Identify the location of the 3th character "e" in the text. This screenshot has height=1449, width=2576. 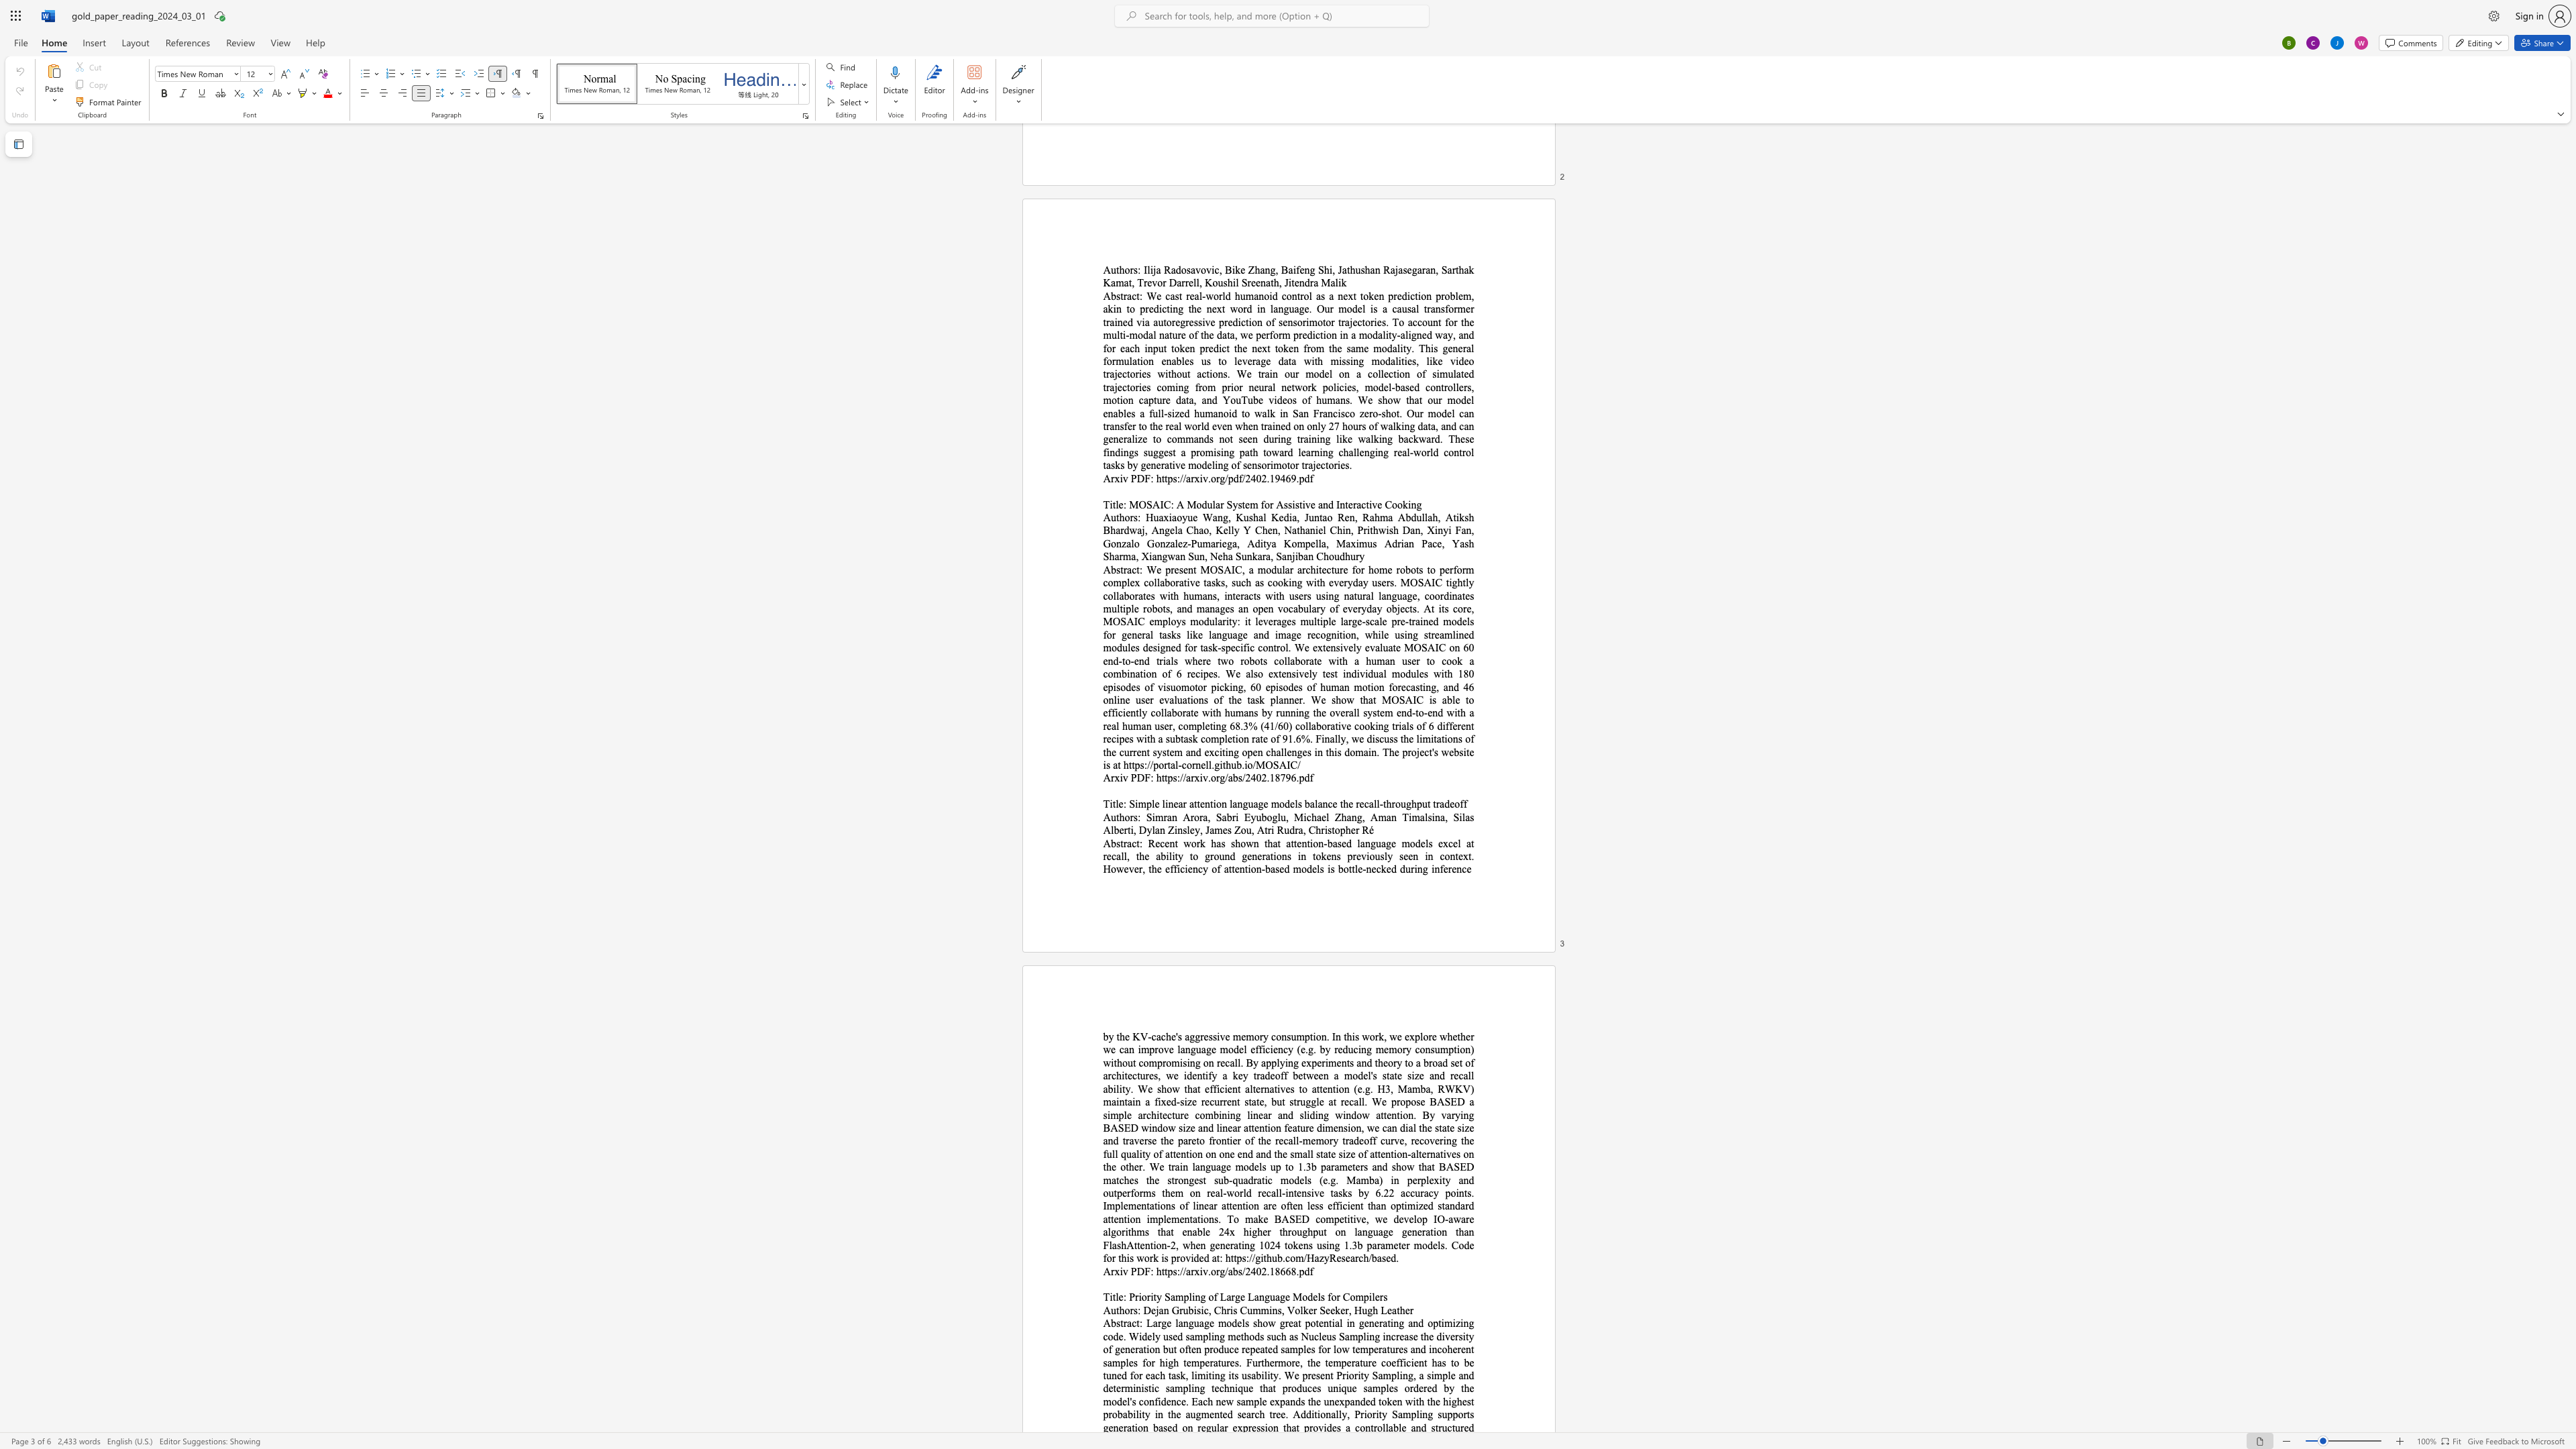
(1315, 1297).